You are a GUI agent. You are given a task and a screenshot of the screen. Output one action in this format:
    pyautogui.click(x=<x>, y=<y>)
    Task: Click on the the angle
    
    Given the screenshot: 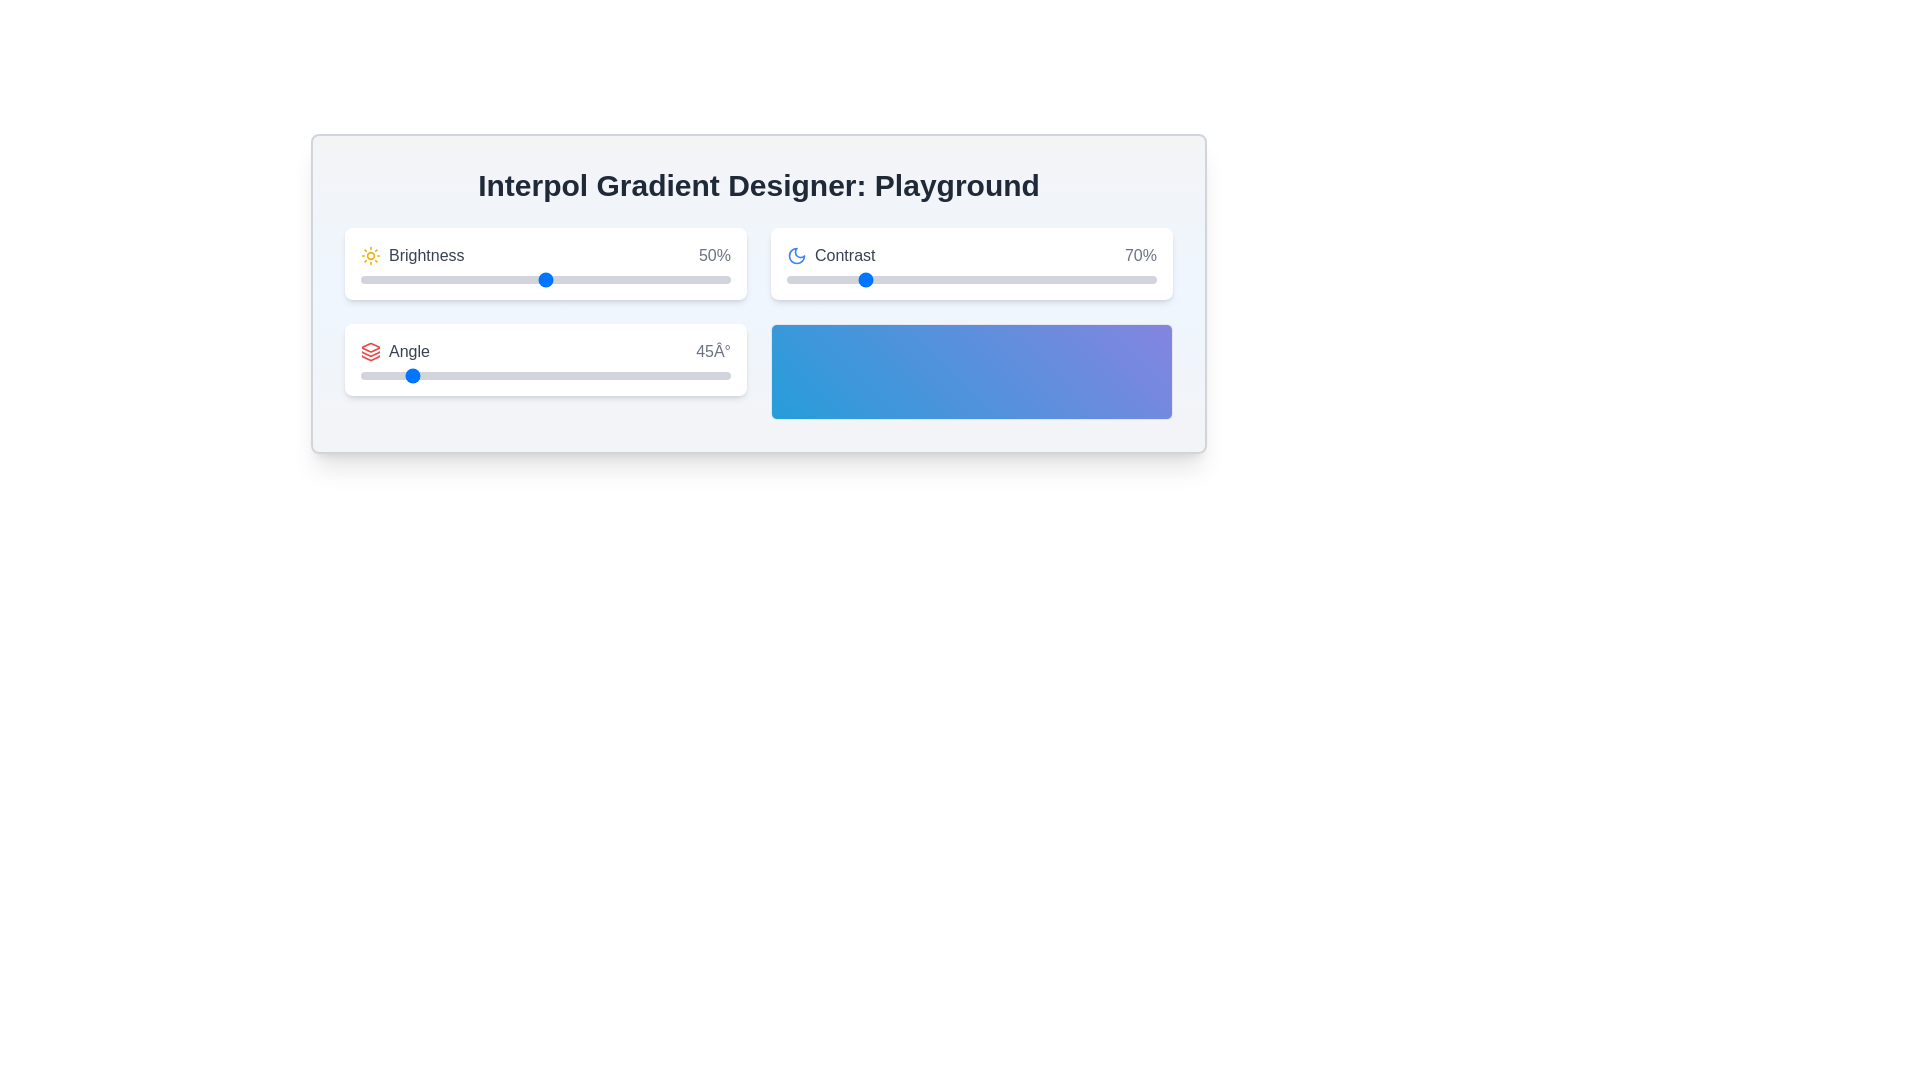 What is the action you would take?
    pyautogui.click(x=508, y=375)
    